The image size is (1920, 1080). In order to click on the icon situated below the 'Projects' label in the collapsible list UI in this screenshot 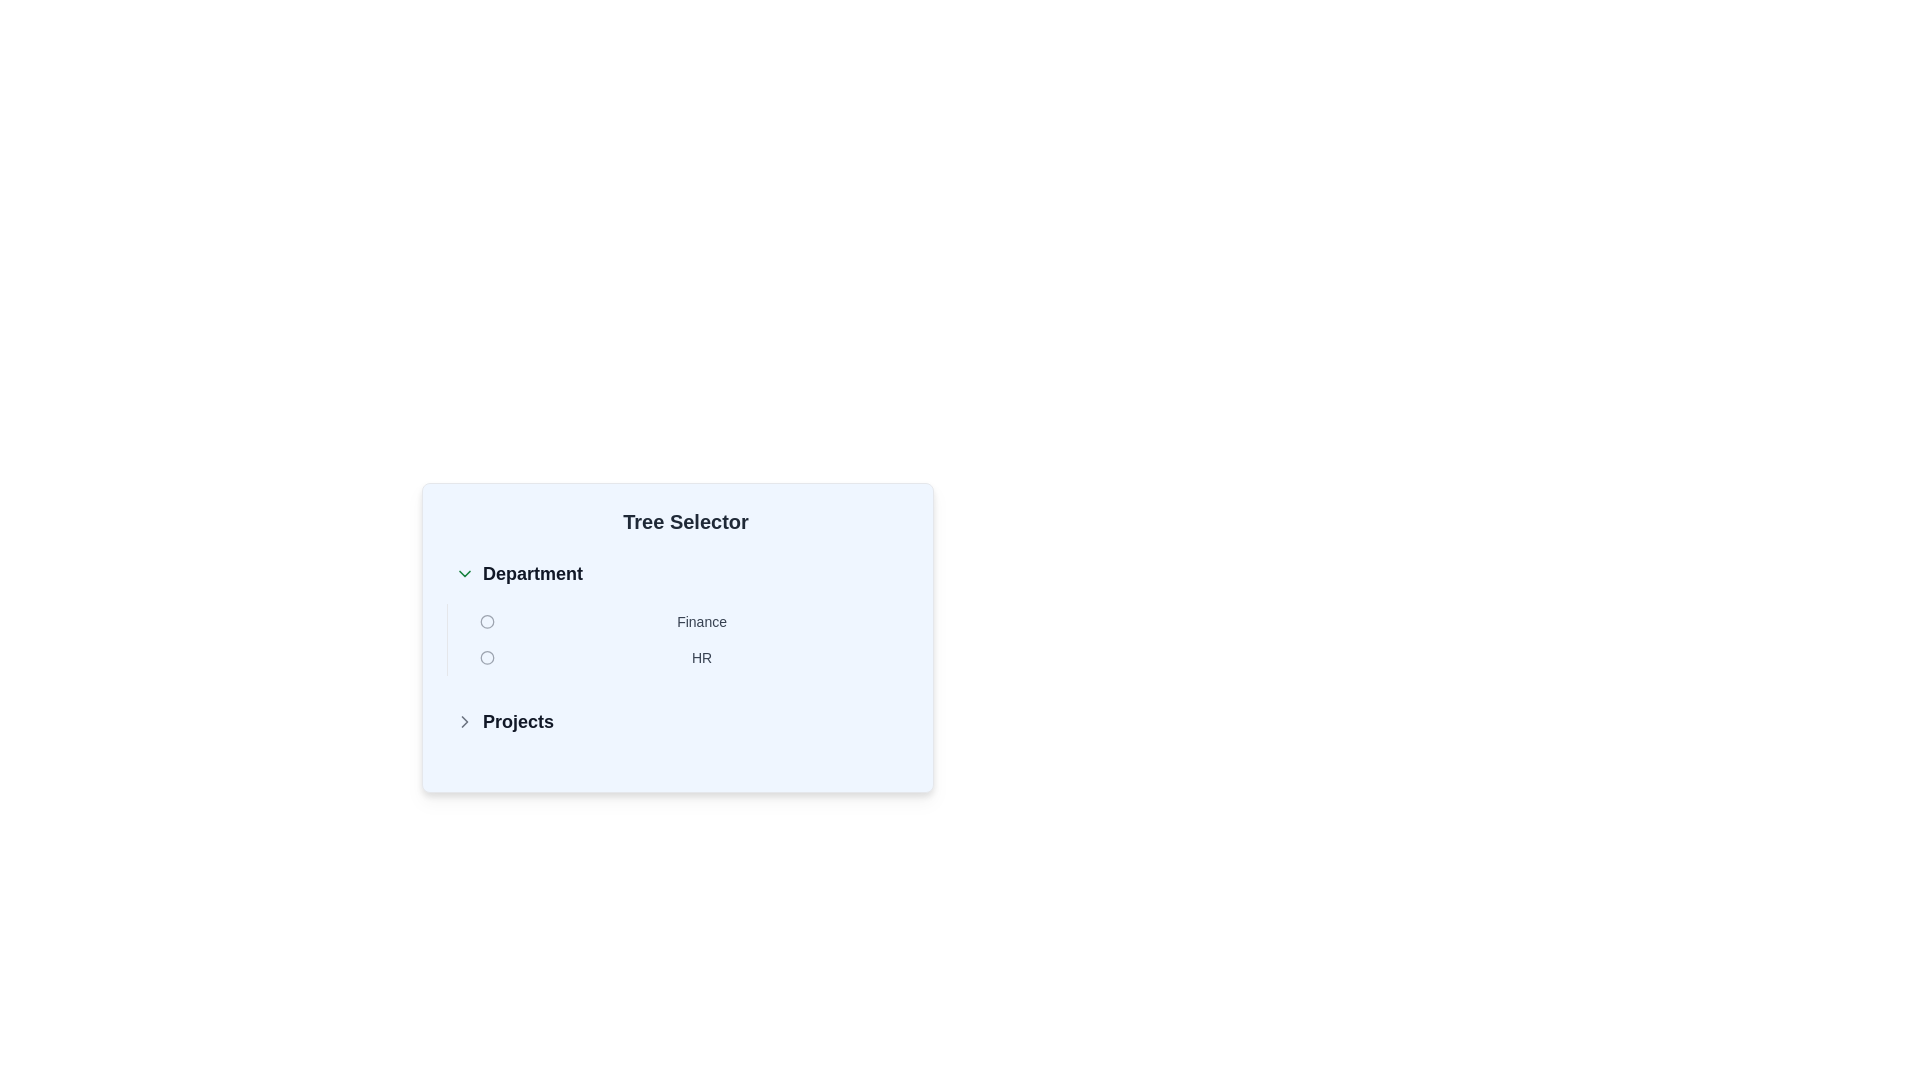, I will do `click(464, 721)`.